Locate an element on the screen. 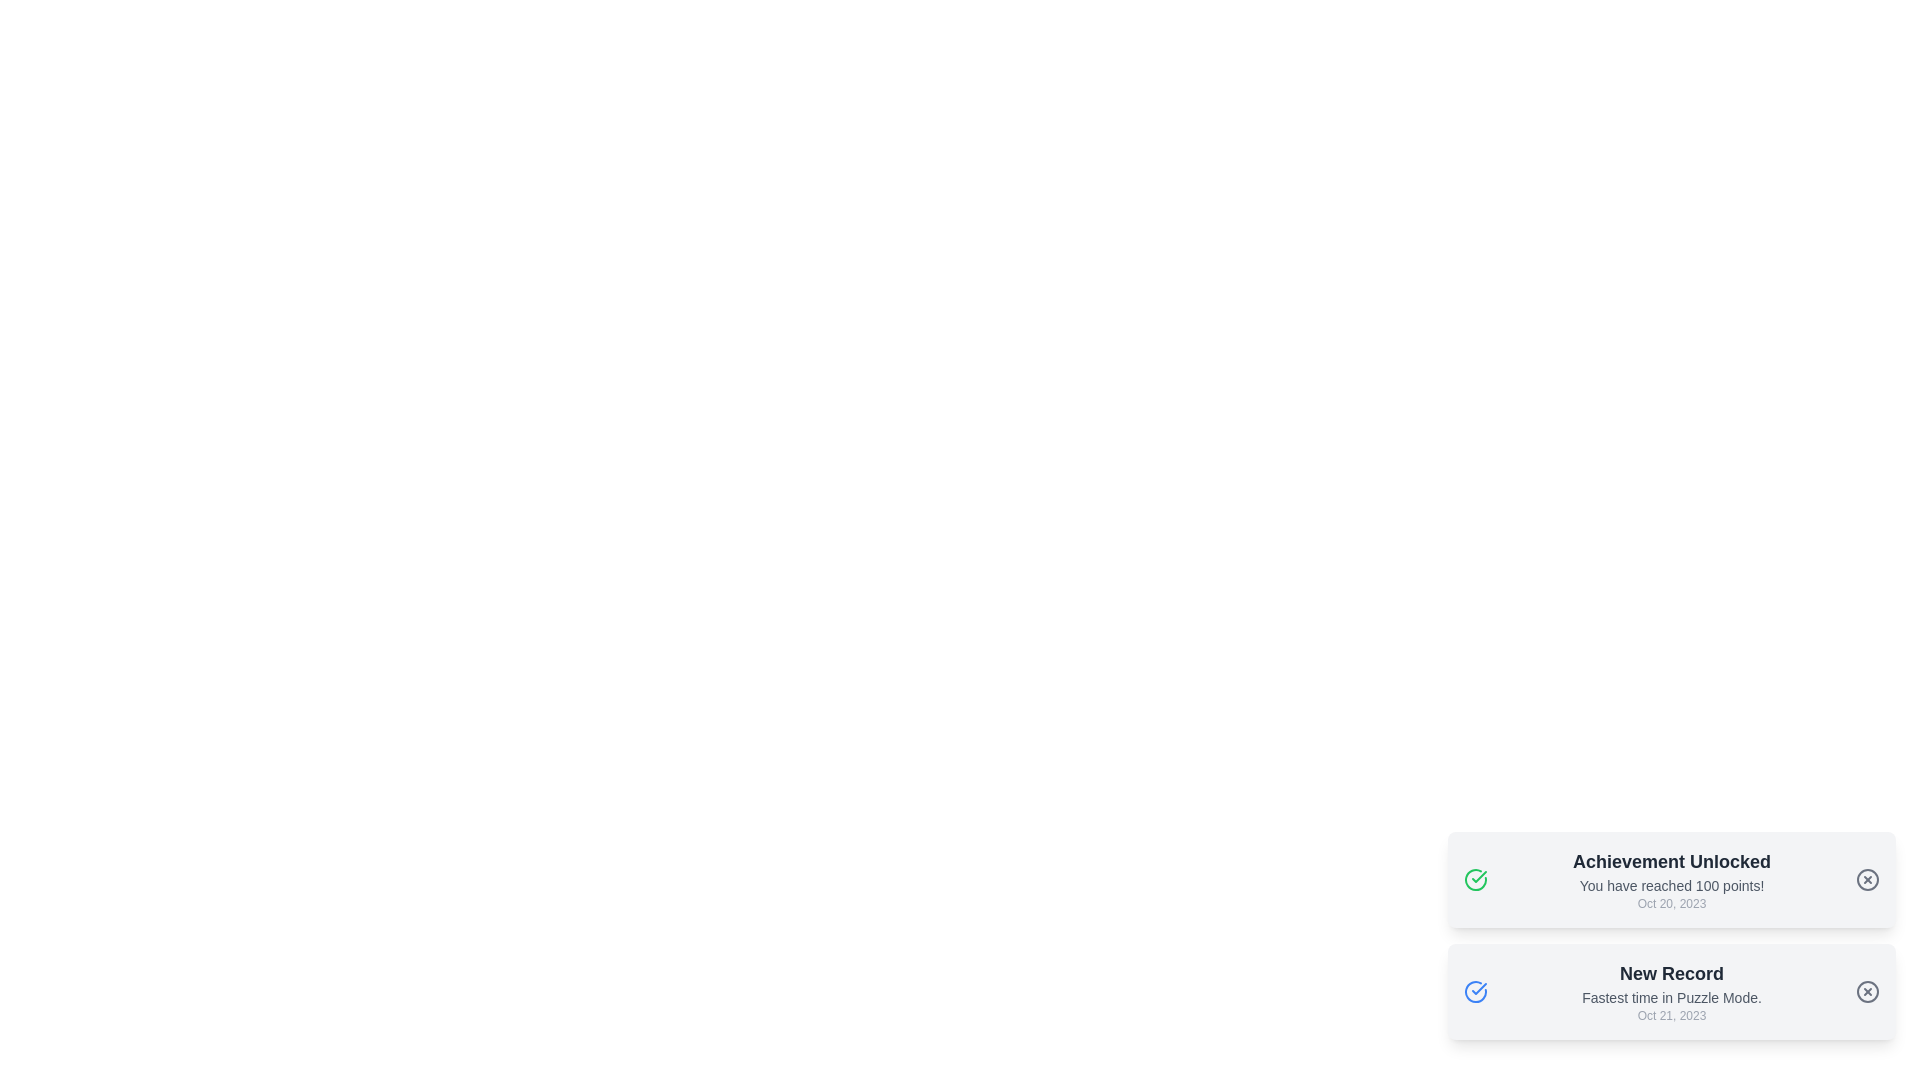  the text label at the top of the notification card, which emphasizes a new record or achievement is located at coordinates (1671, 973).